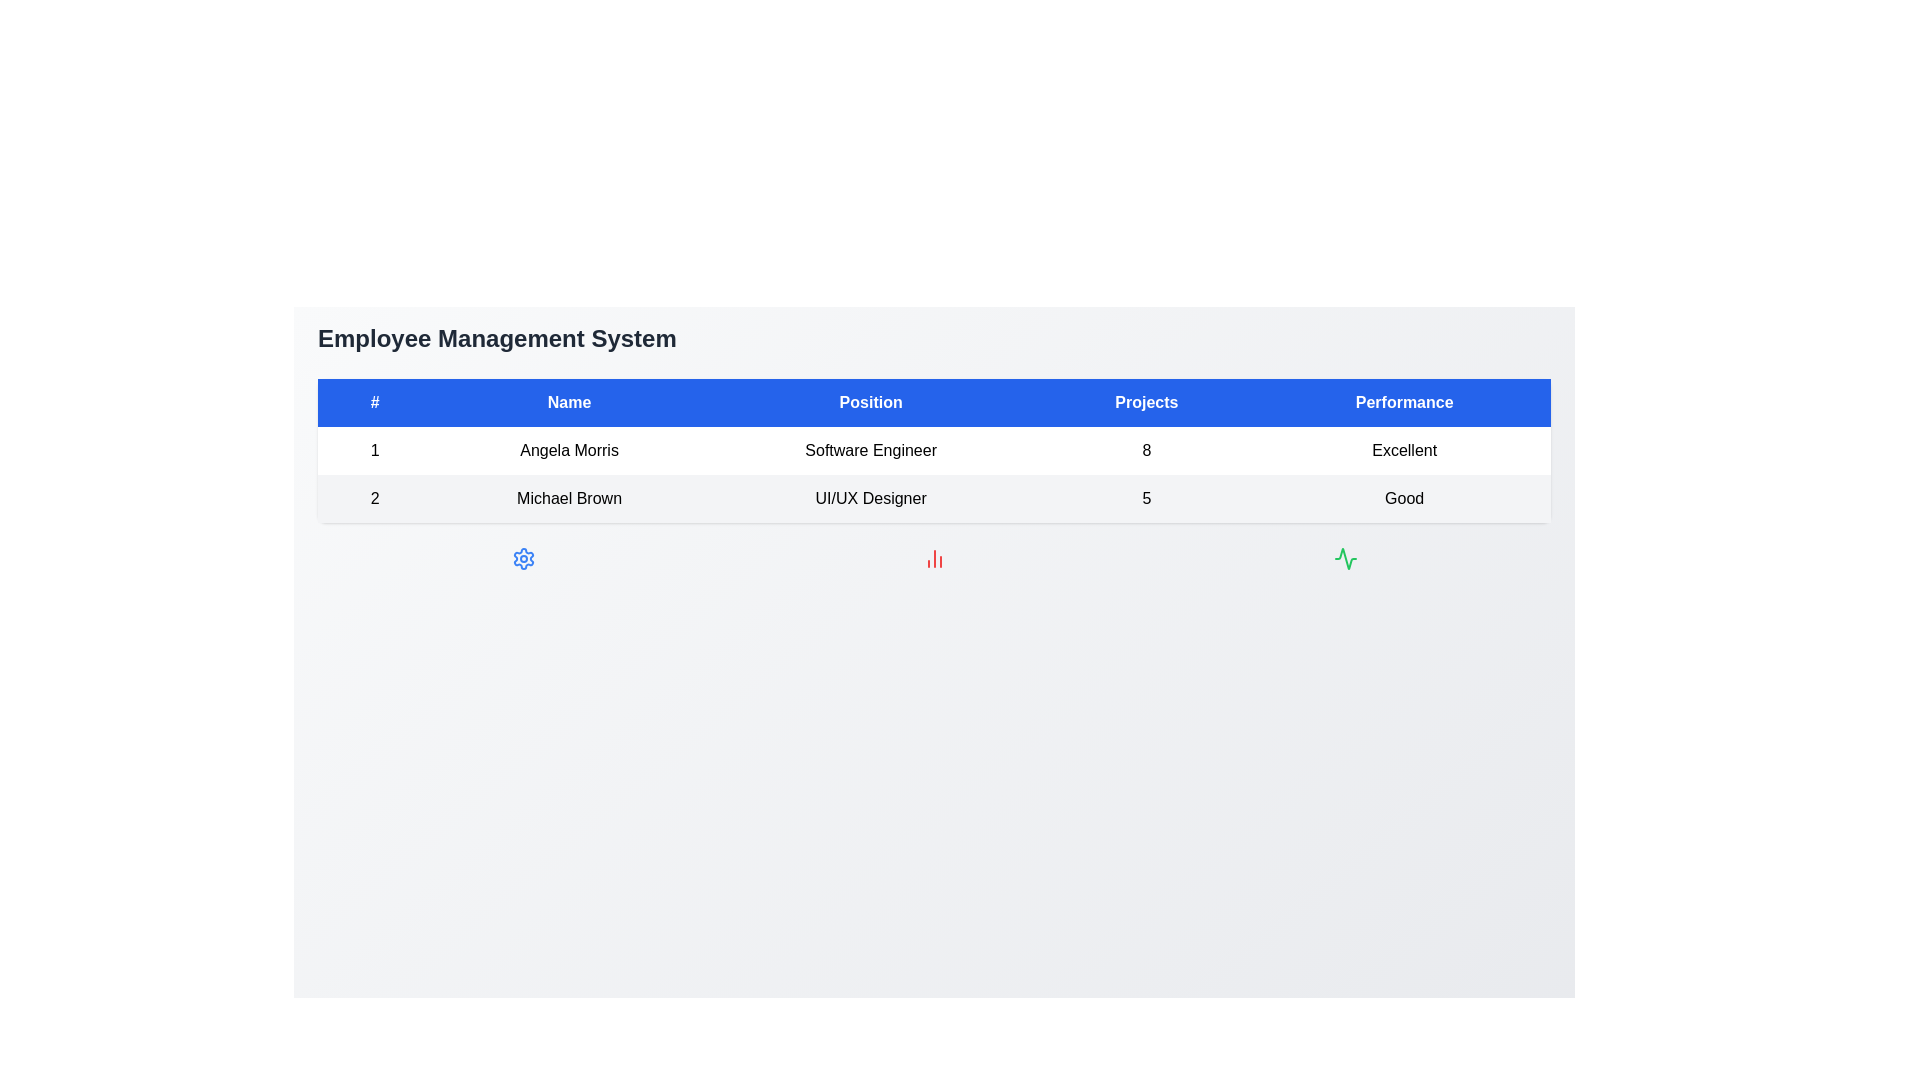 Image resolution: width=1920 pixels, height=1080 pixels. I want to click on the table header element indicating performance, located at the top-right of the table's header row, following the 'Projects' header, so click(1403, 402).